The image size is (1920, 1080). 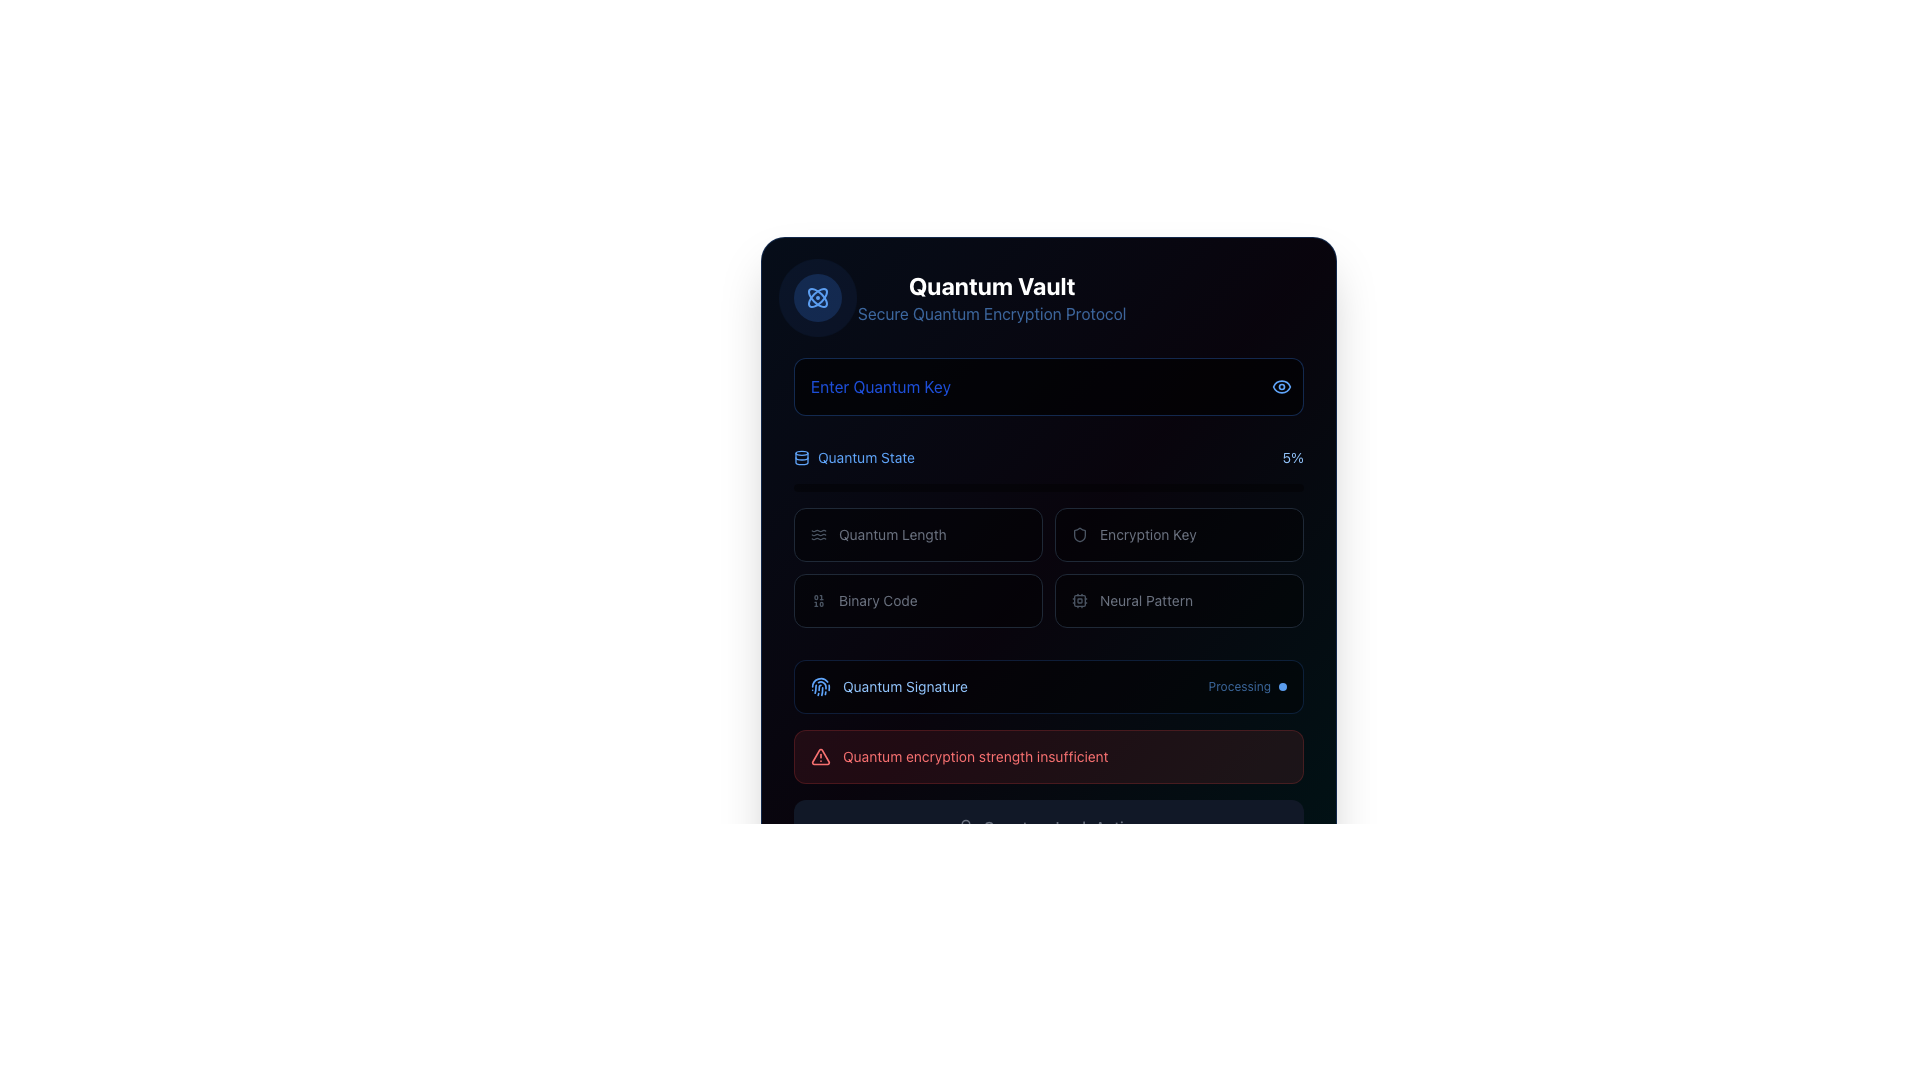 I want to click on the Label with animated indicator located on the right side of the 'Quantum Signature' section to indicate the ongoing status of a process, so click(x=1246, y=685).